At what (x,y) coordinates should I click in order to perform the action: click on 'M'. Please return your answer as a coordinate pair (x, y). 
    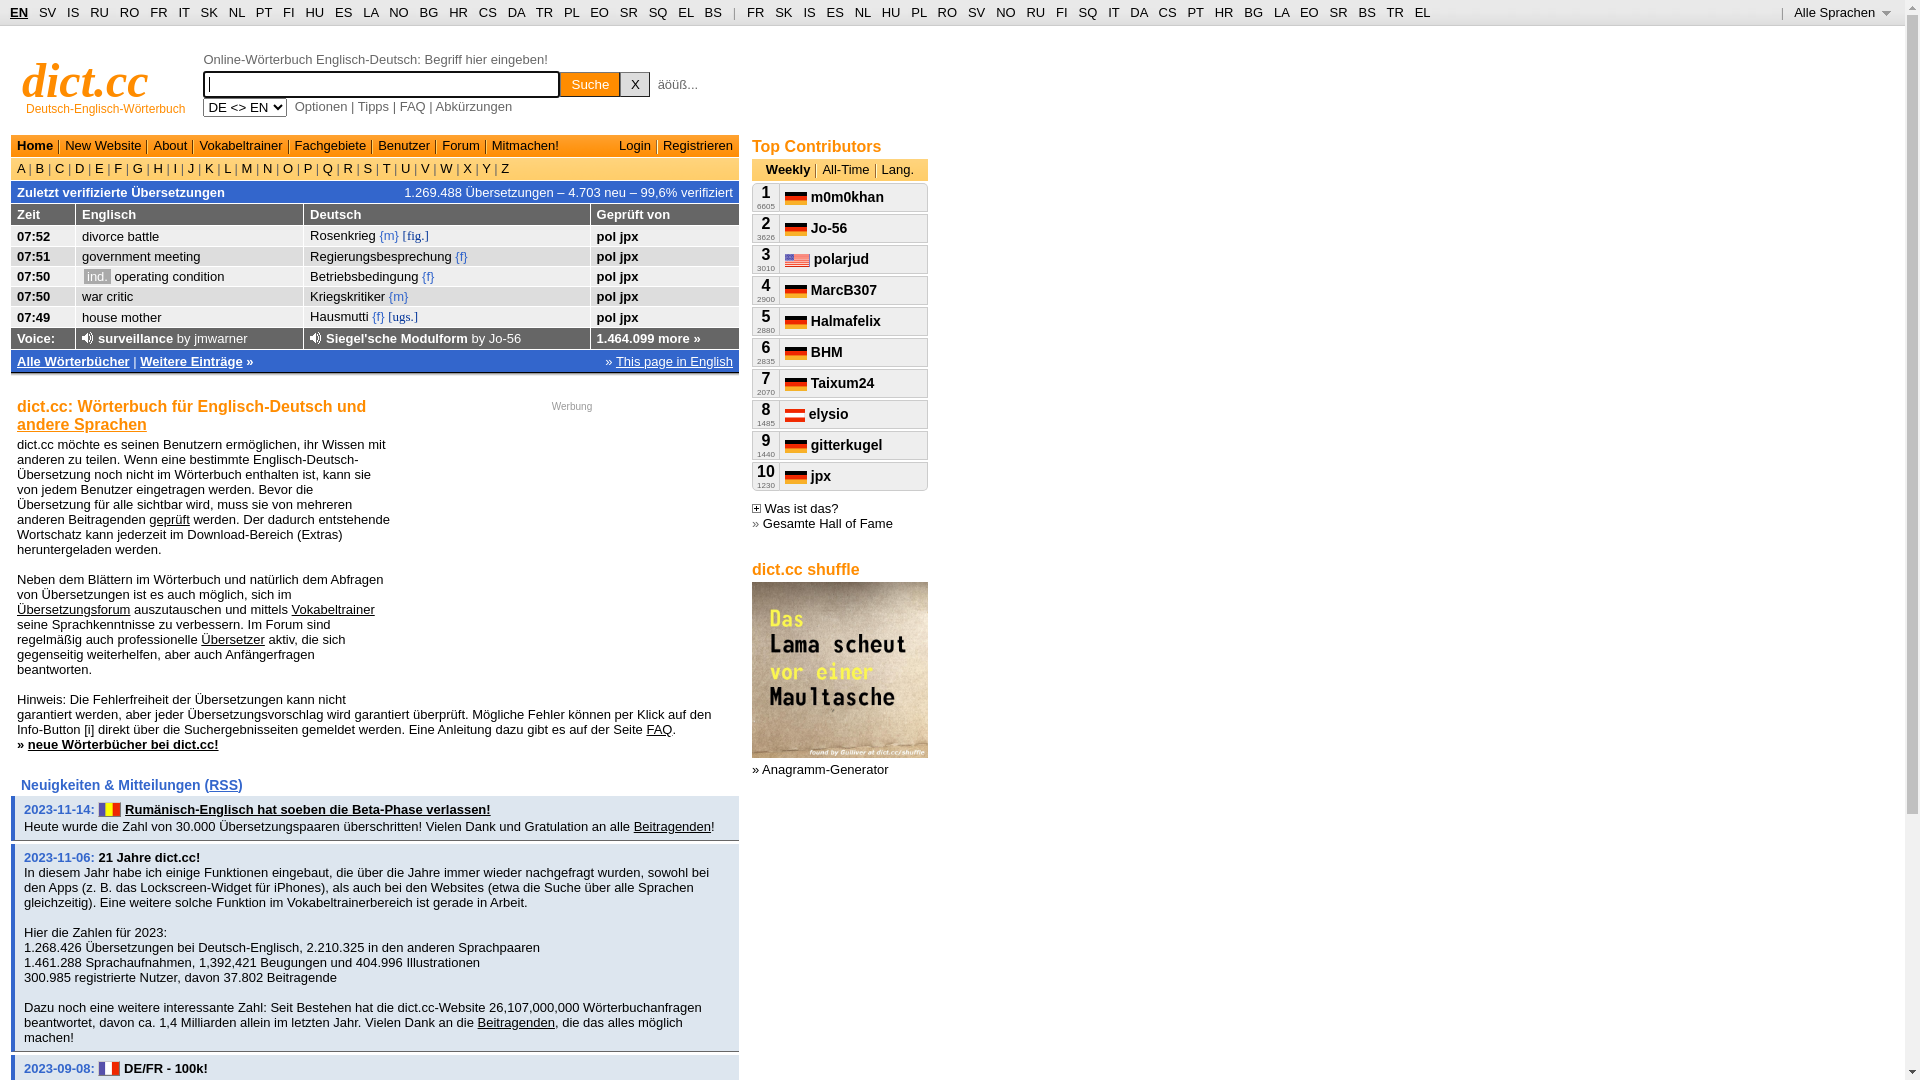
    Looking at the image, I should click on (245, 167).